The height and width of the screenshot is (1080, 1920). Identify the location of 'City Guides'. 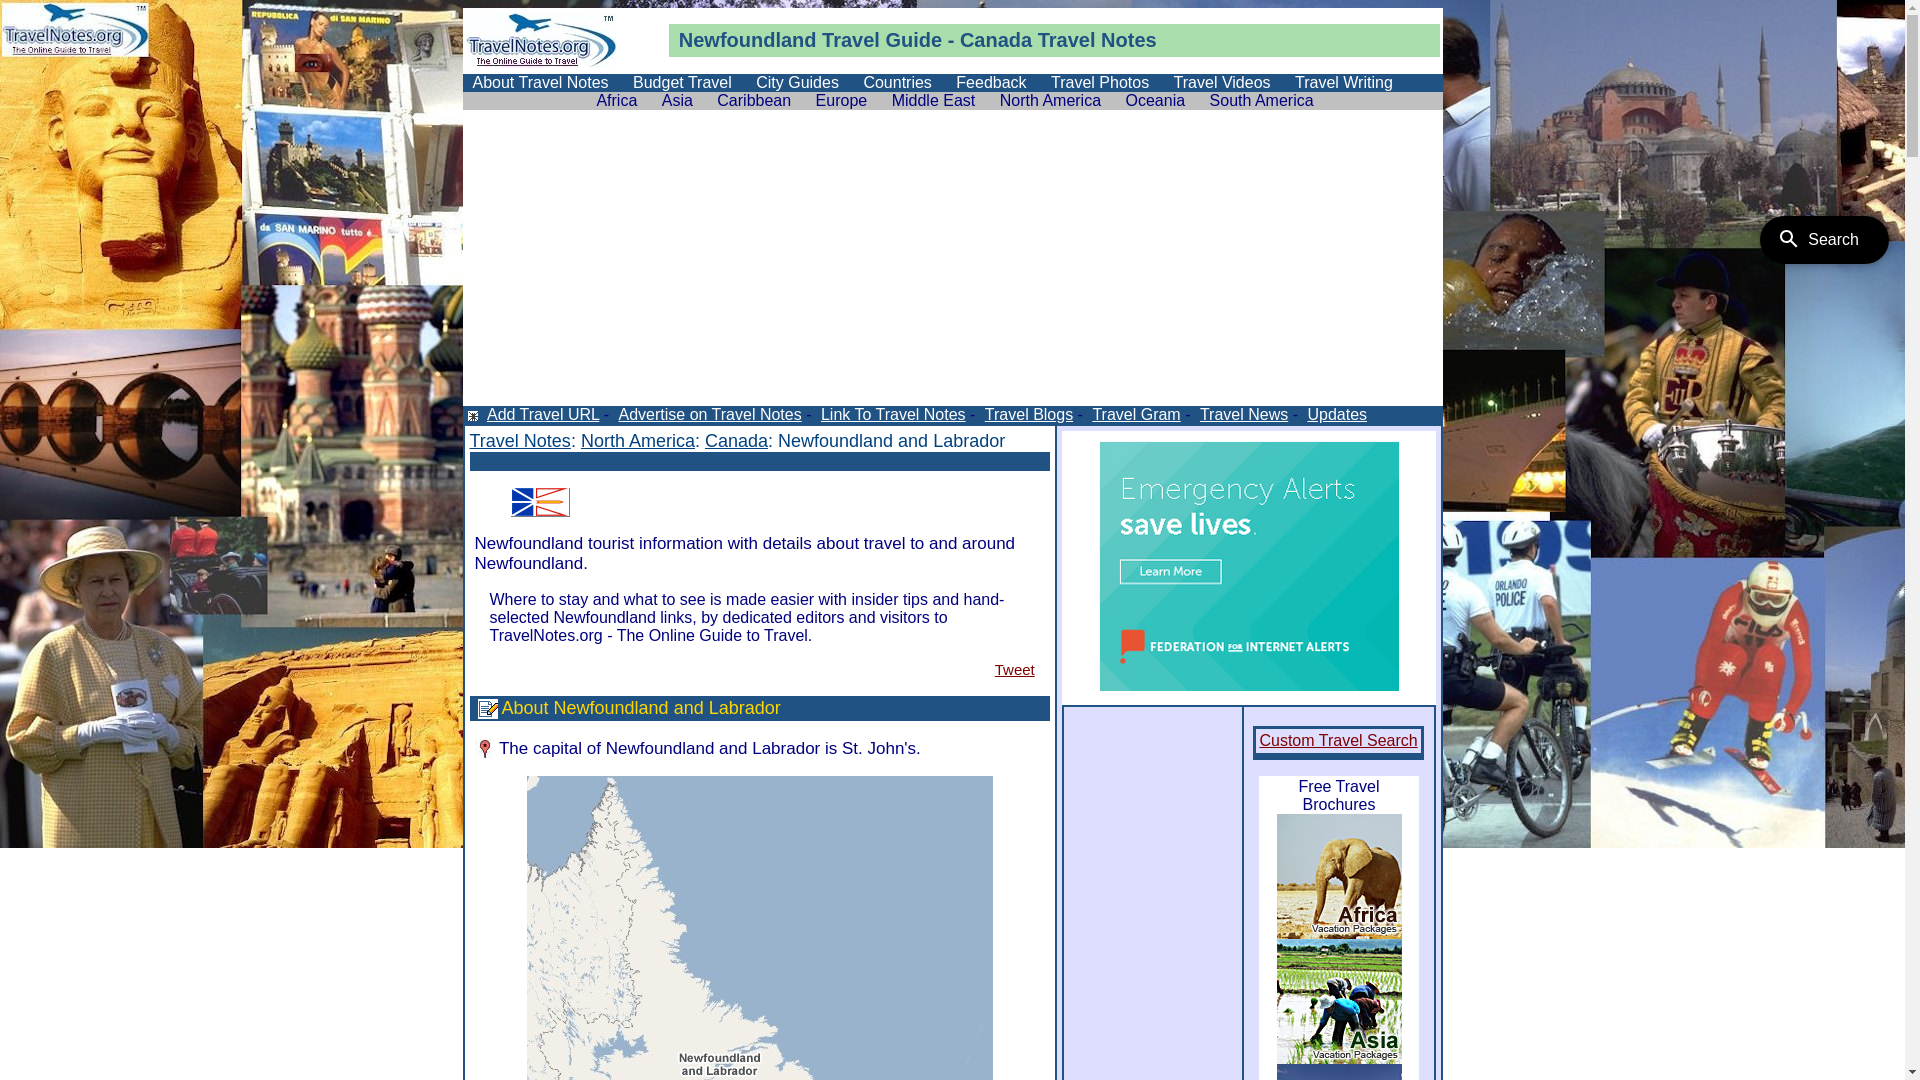
(796, 81).